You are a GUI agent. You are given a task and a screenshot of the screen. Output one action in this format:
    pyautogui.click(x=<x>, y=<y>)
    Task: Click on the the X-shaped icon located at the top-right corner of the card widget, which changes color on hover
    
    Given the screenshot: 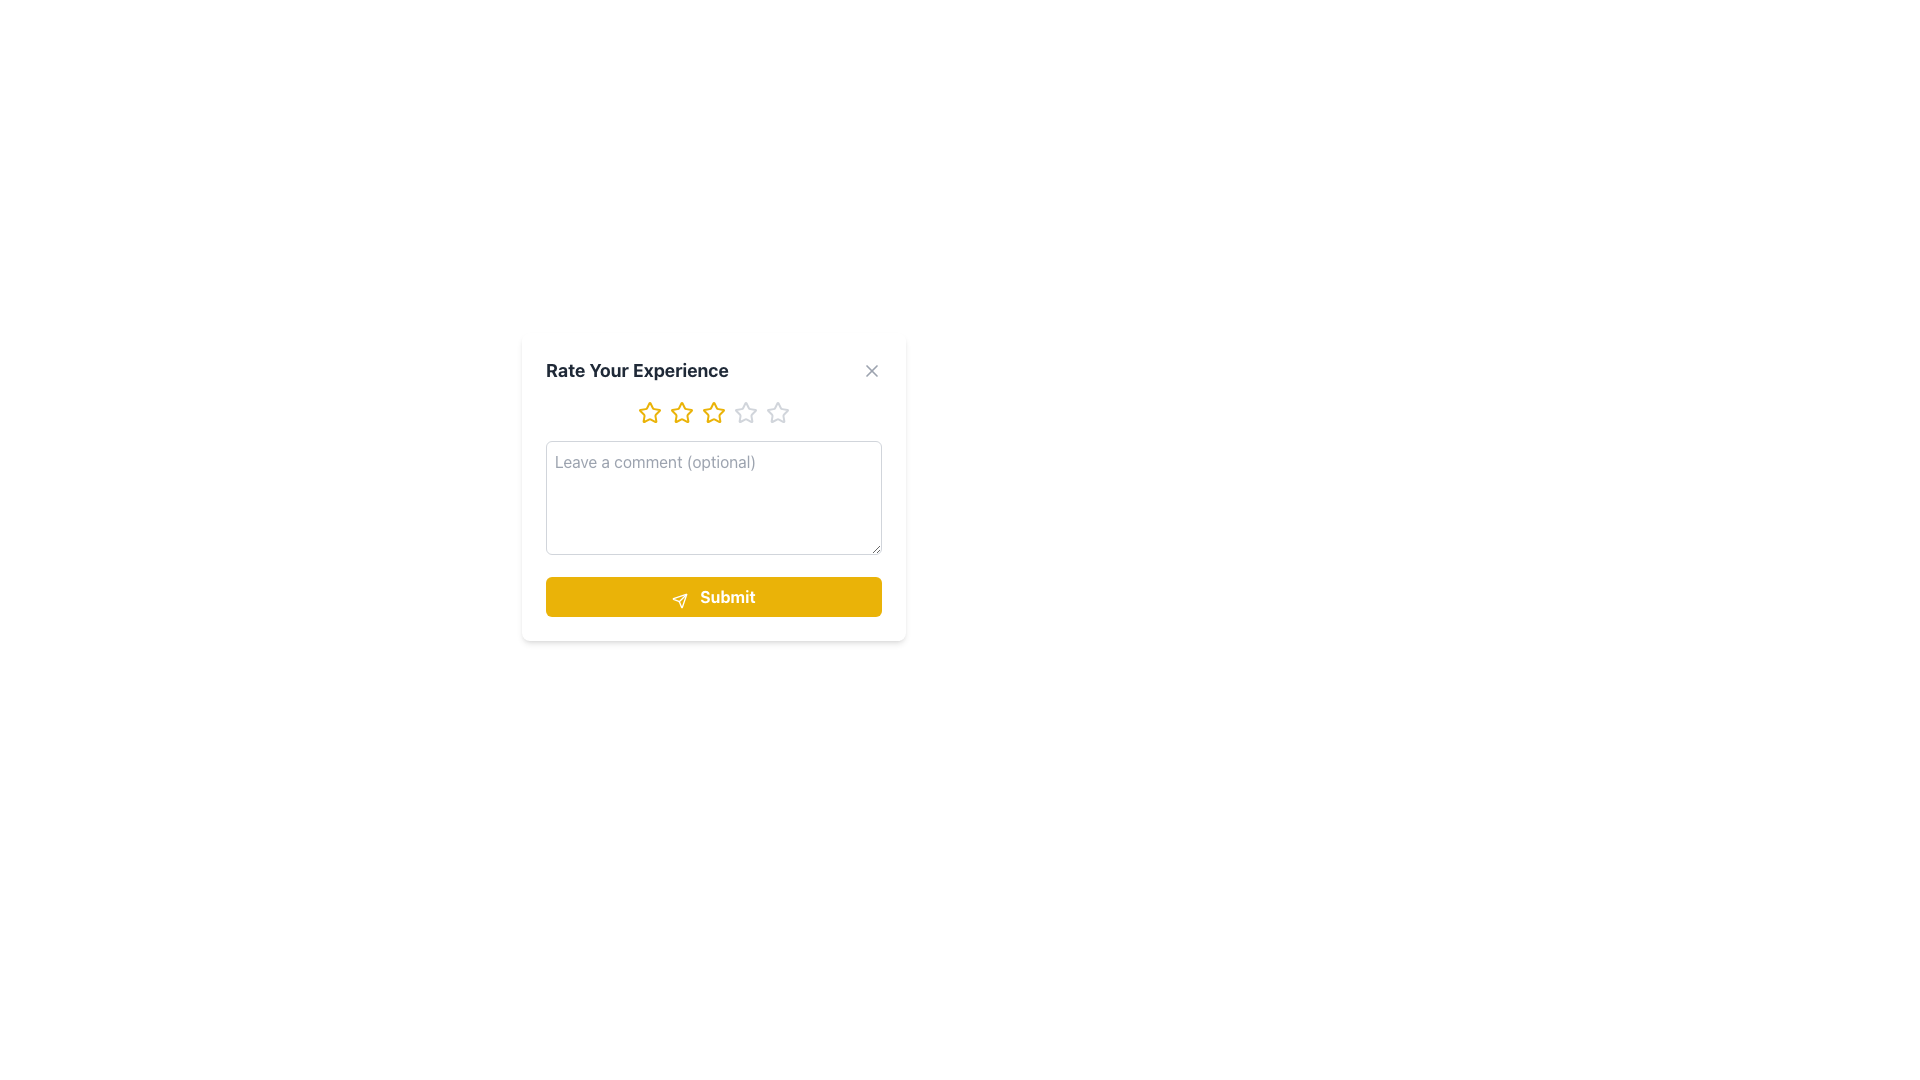 What is the action you would take?
    pyautogui.click(x=872, y=370)
    